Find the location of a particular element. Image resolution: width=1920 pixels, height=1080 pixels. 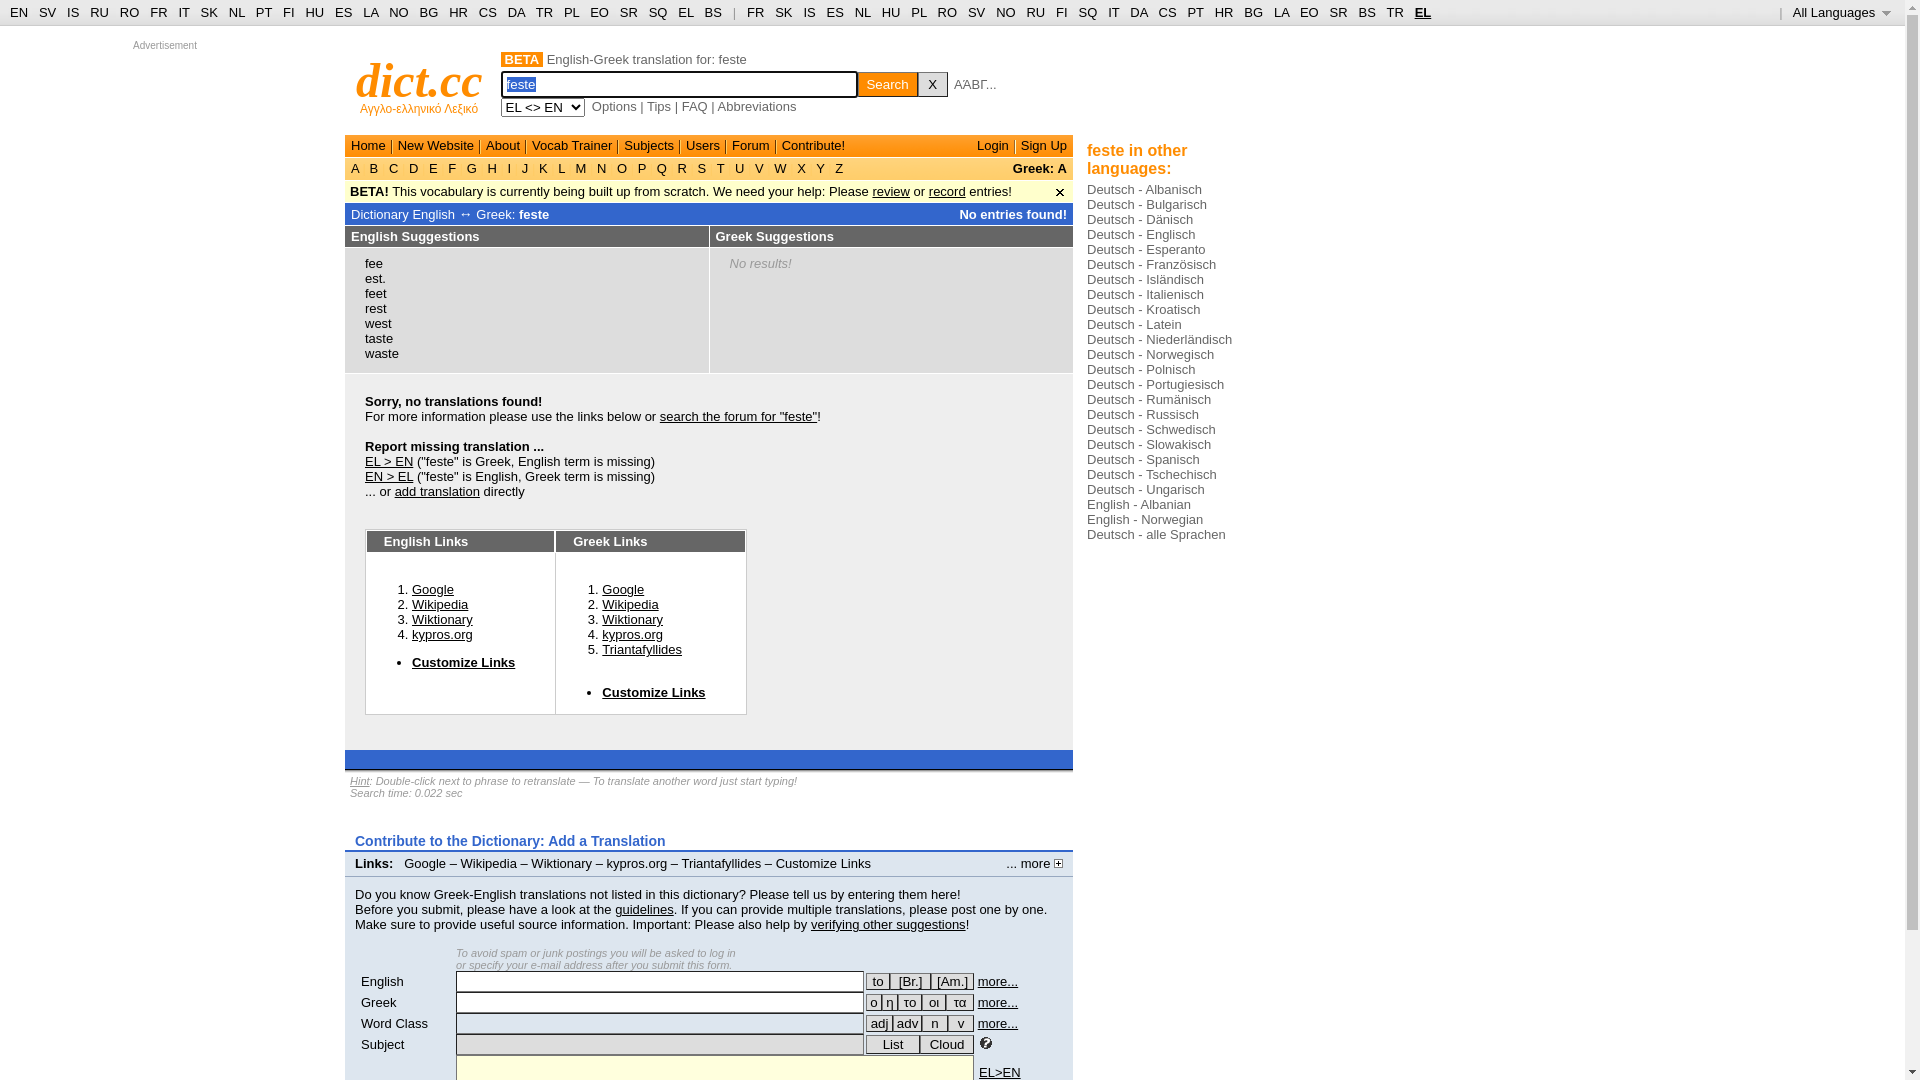

'Deutsch - Tschechisch' is located at coordinates (1152, 474).